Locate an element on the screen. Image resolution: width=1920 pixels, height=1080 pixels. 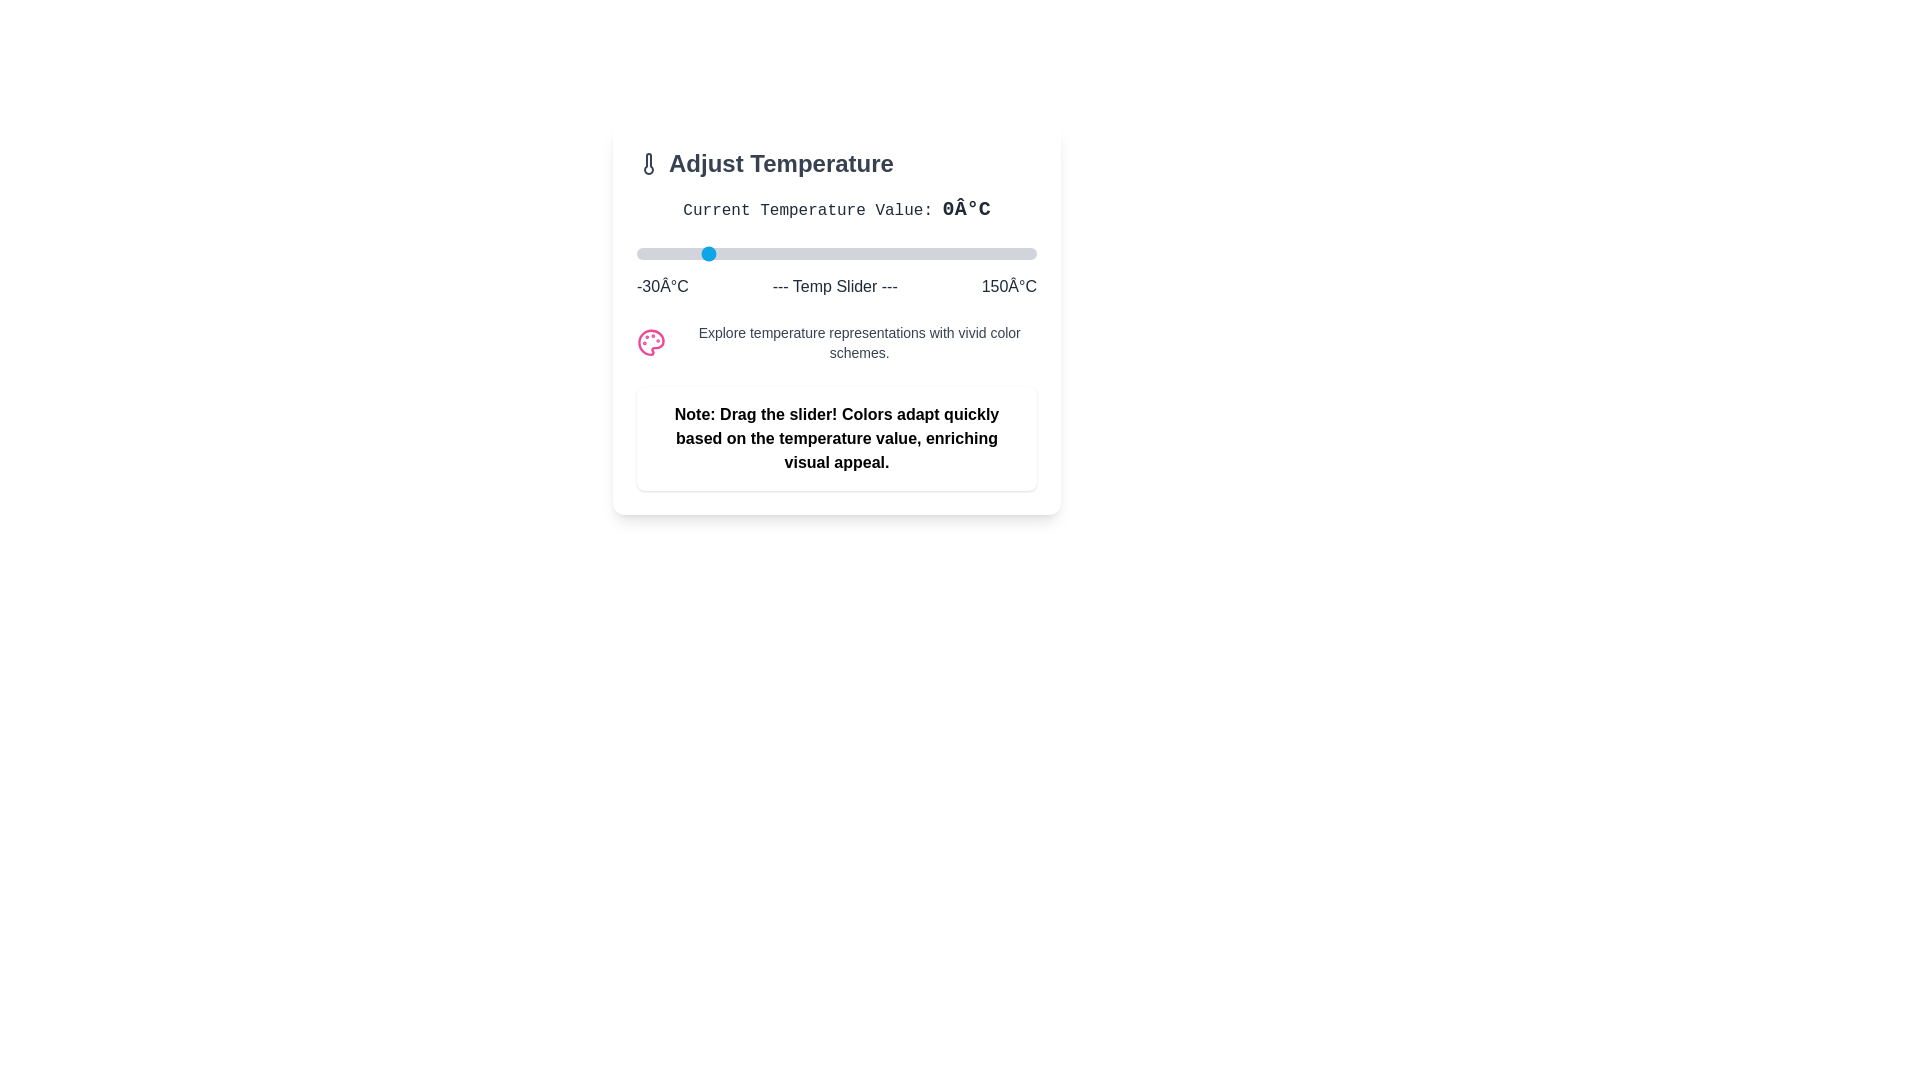
the temperature slider to set the temperature to 0°C is located at coordinates (703, 253).